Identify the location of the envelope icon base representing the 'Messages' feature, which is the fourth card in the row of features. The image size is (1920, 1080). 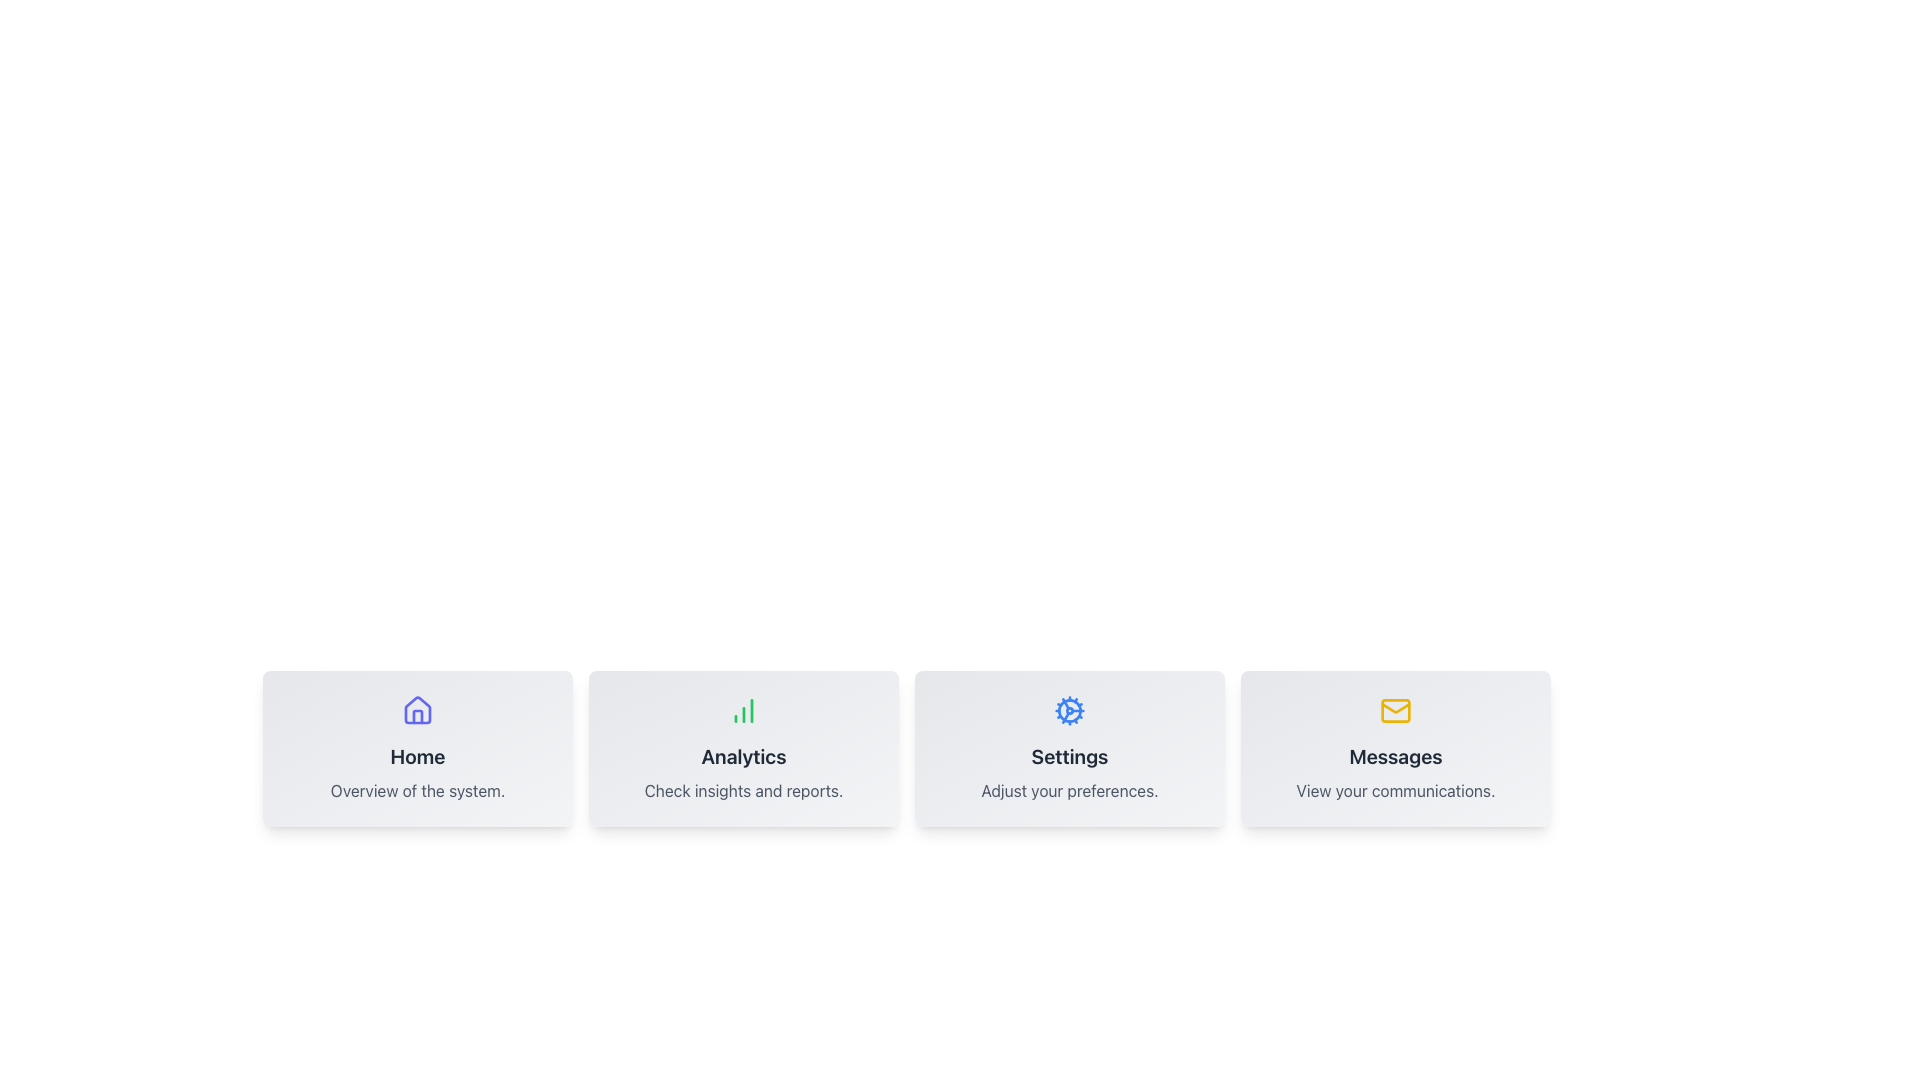
(1395, 709).